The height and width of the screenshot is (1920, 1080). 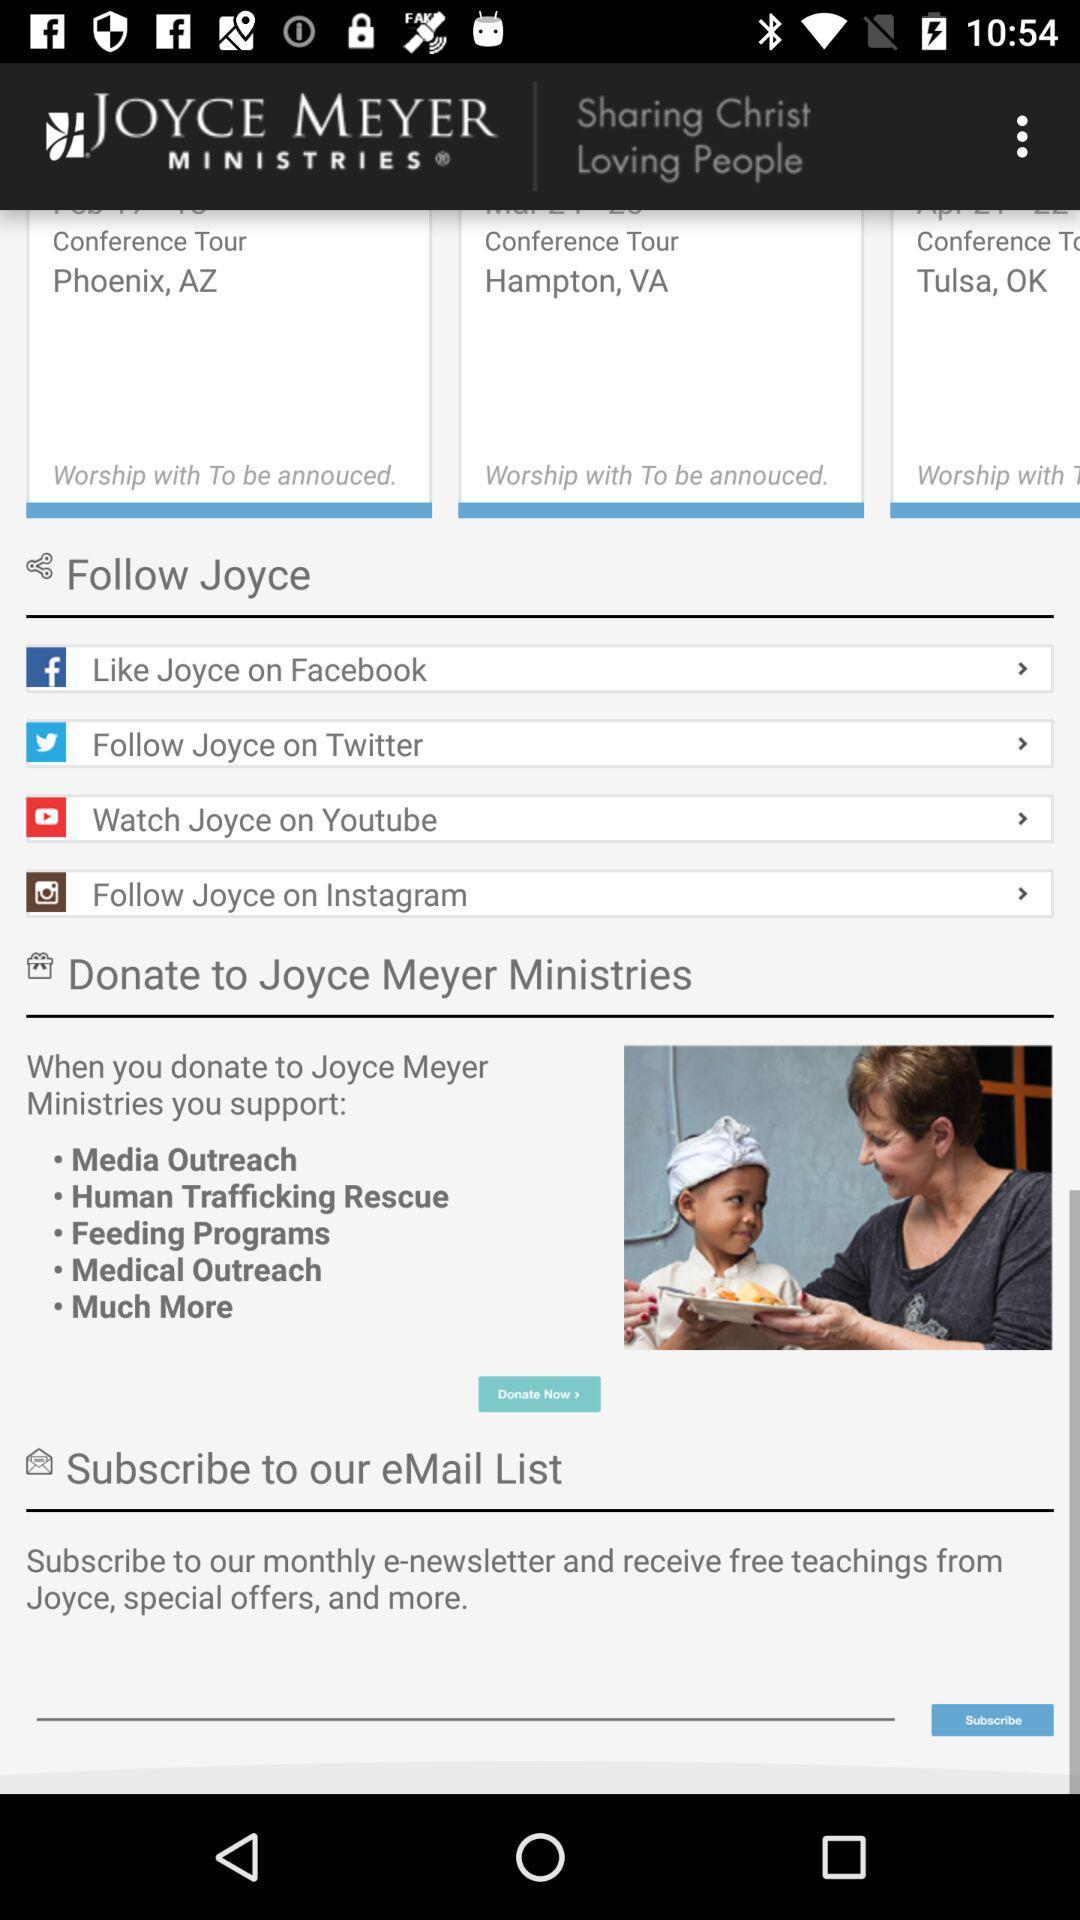 What do you see at coordinates (465, 1691) in the screenshot?
I see `email subscribe` at bounding box center [465, 1691].